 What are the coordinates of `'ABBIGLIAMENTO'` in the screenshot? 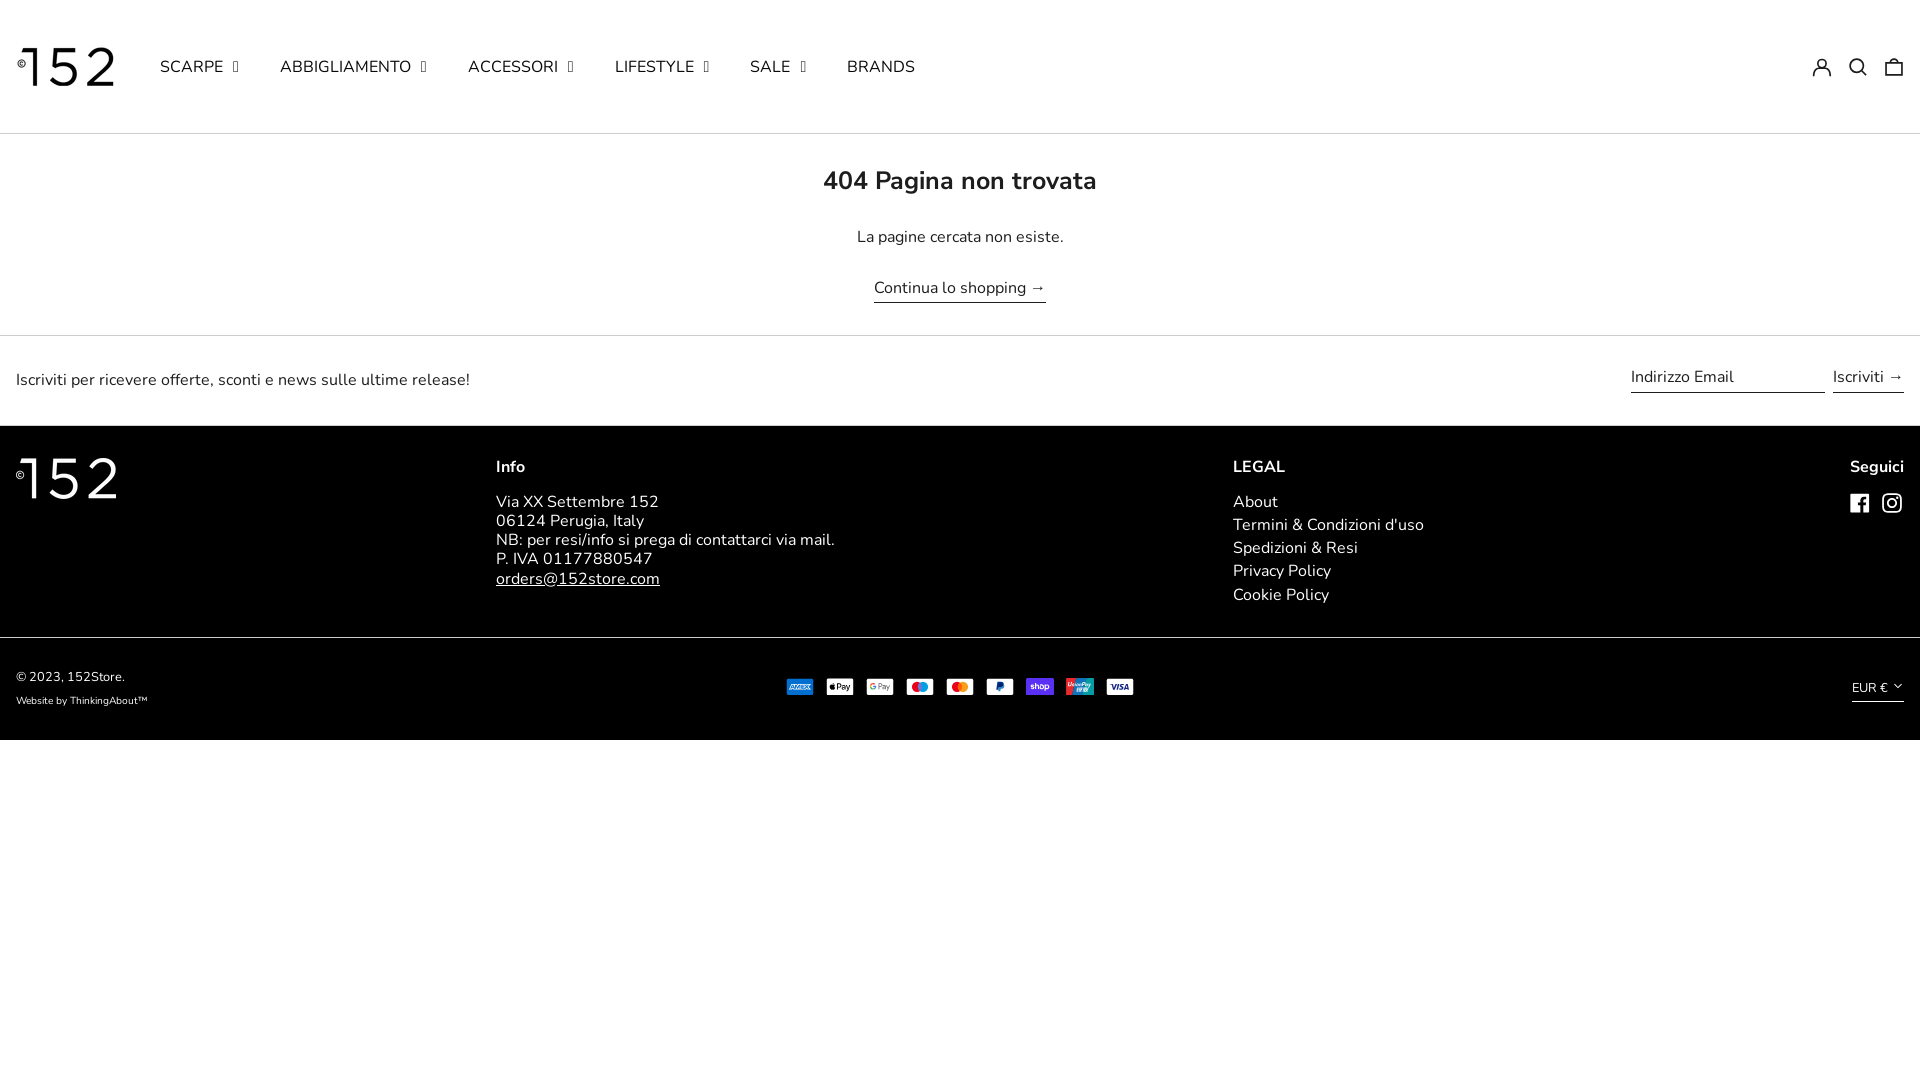 It's located at (353, 65).